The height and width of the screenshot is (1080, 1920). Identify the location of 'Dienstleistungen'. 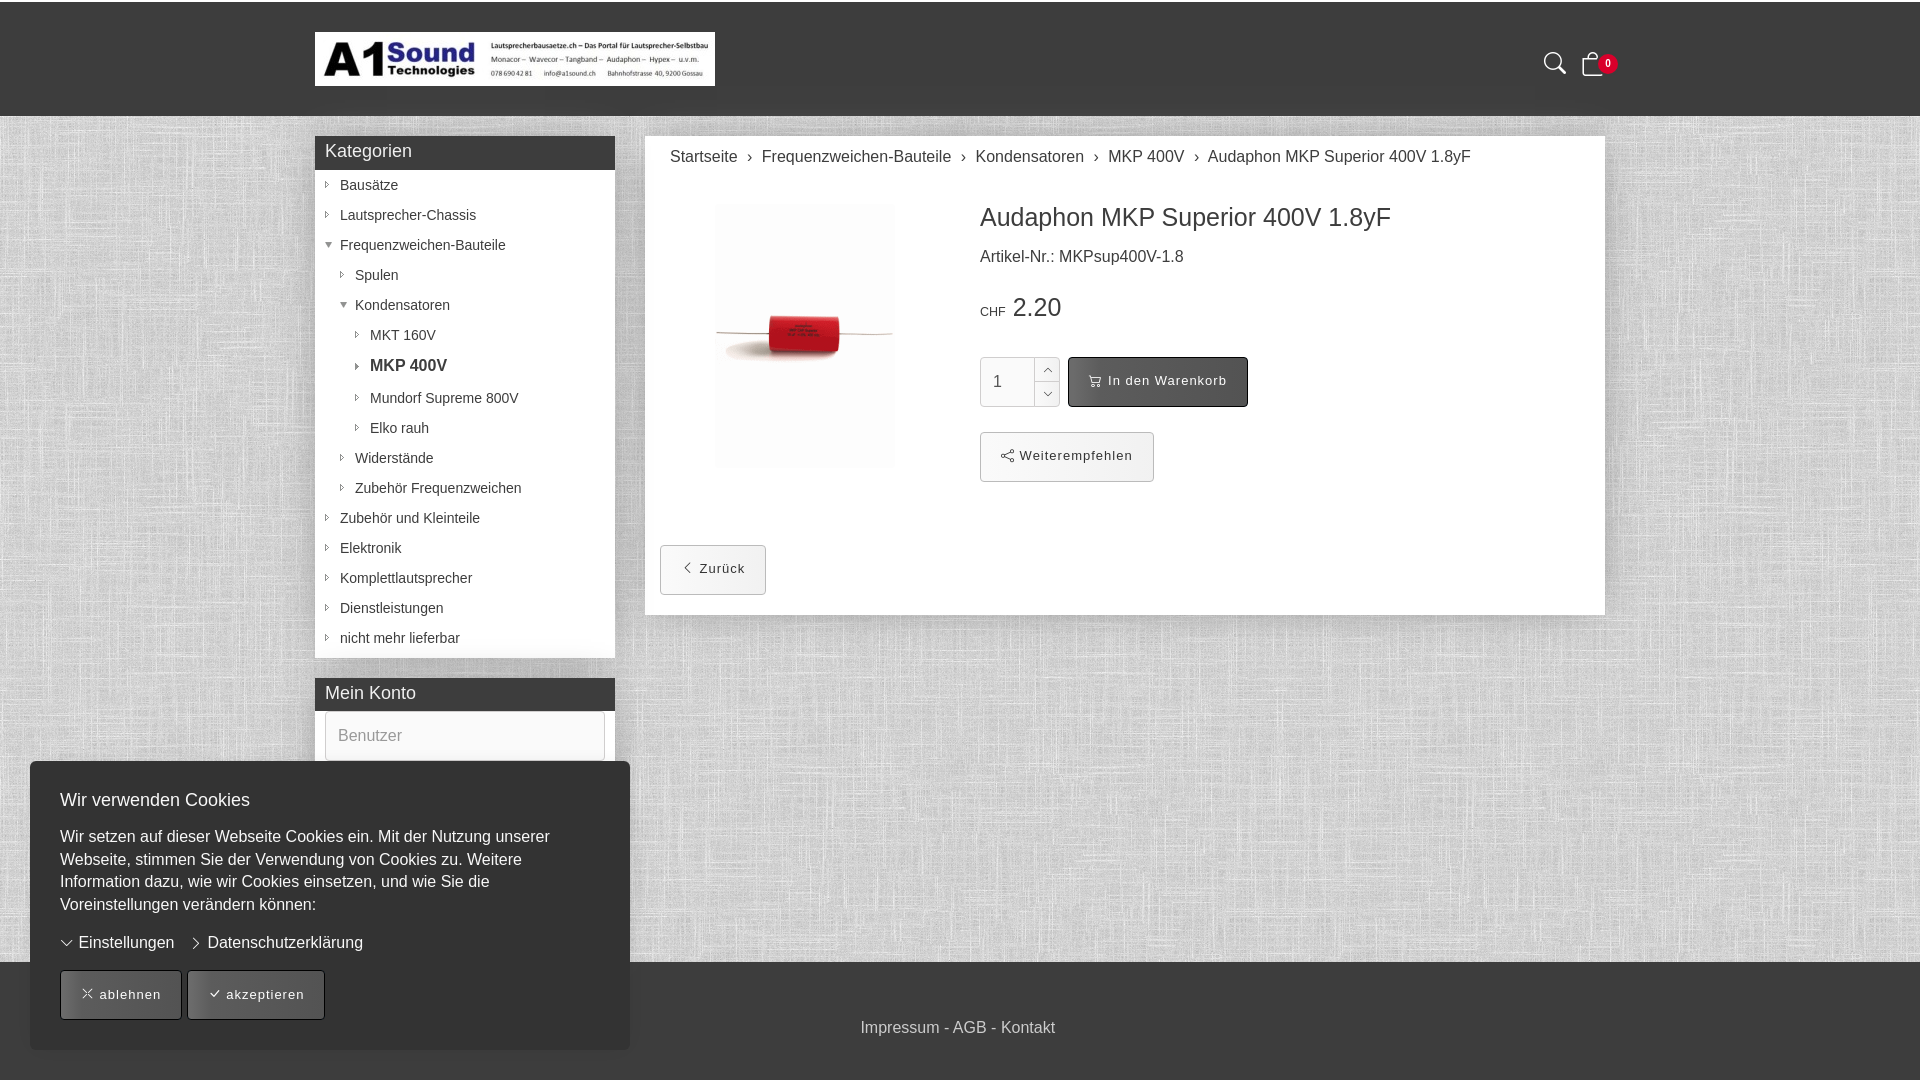
(464, 607).